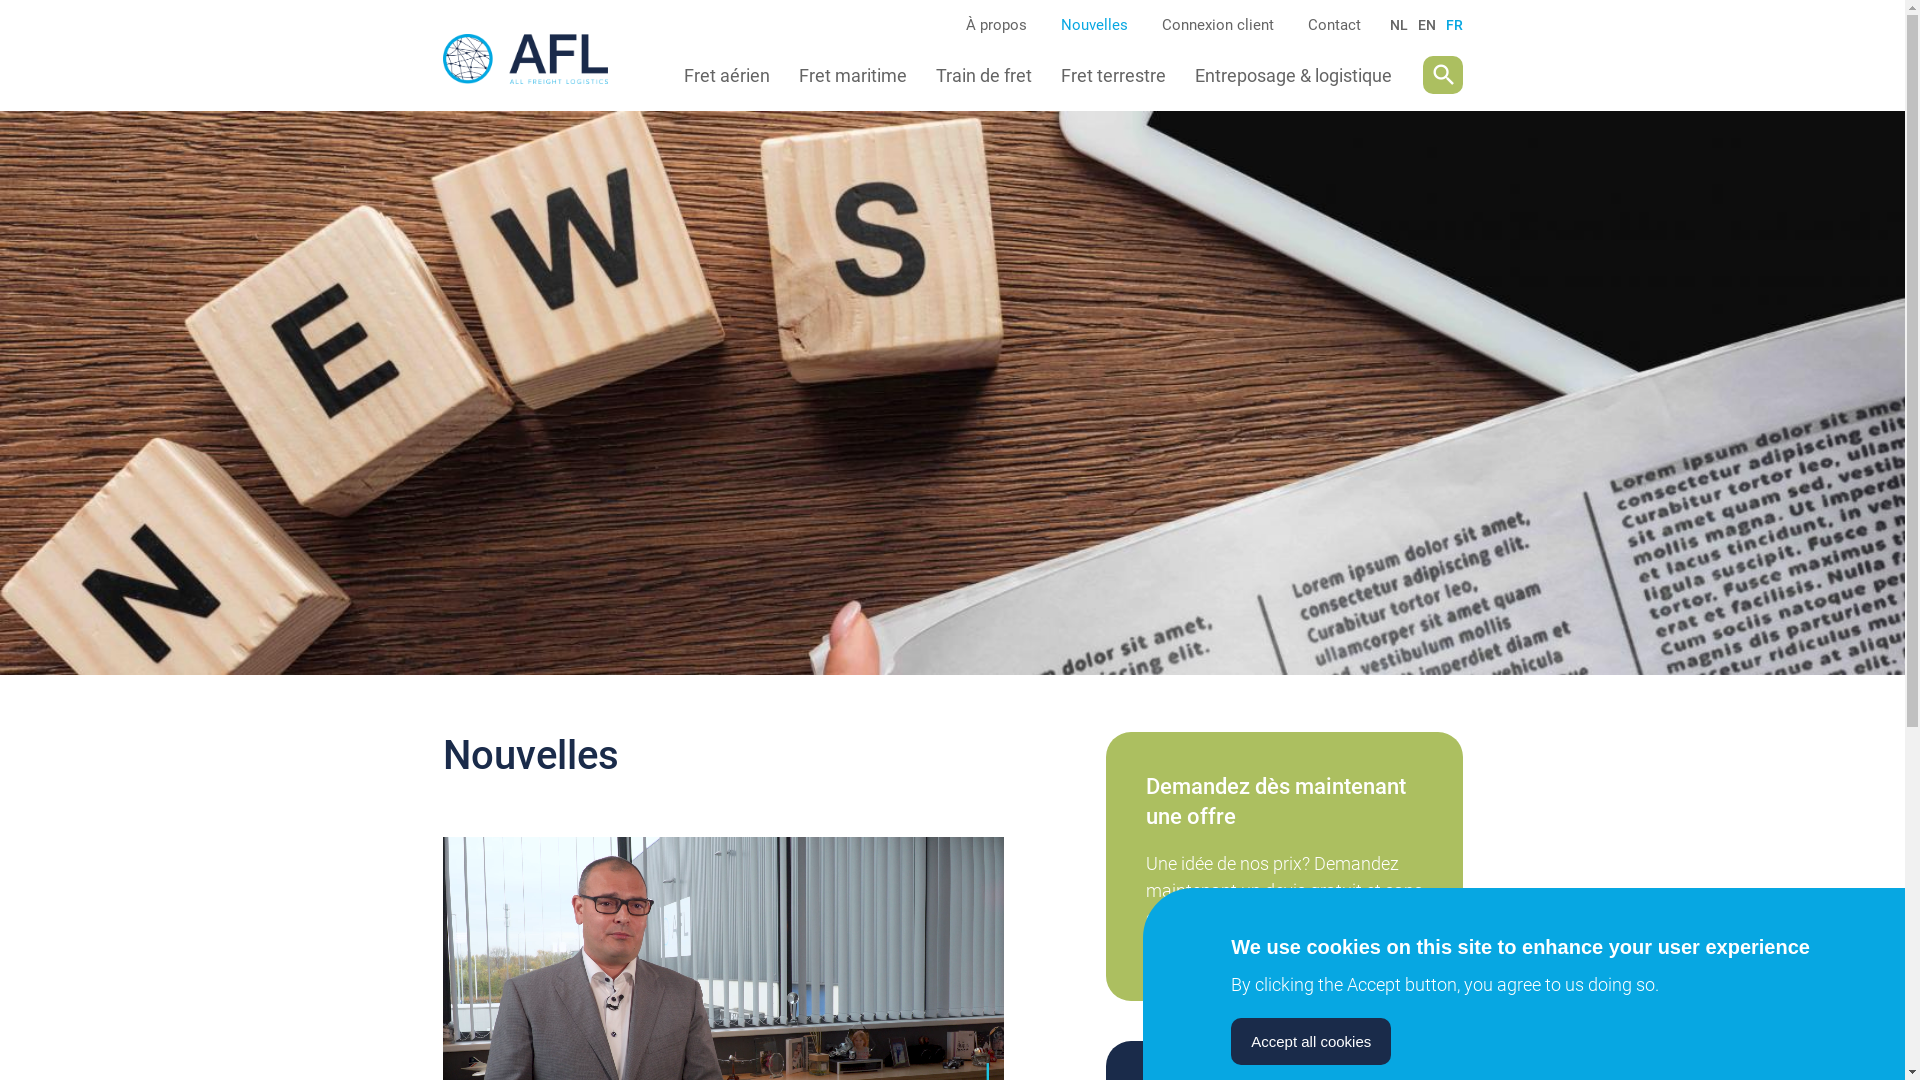 The width and height of the screenshot is (1920, 1080). What do you see at coordinates (983, 73) in the screenshot?
I see `'Train de fret'` at bounding box center [983, 73].